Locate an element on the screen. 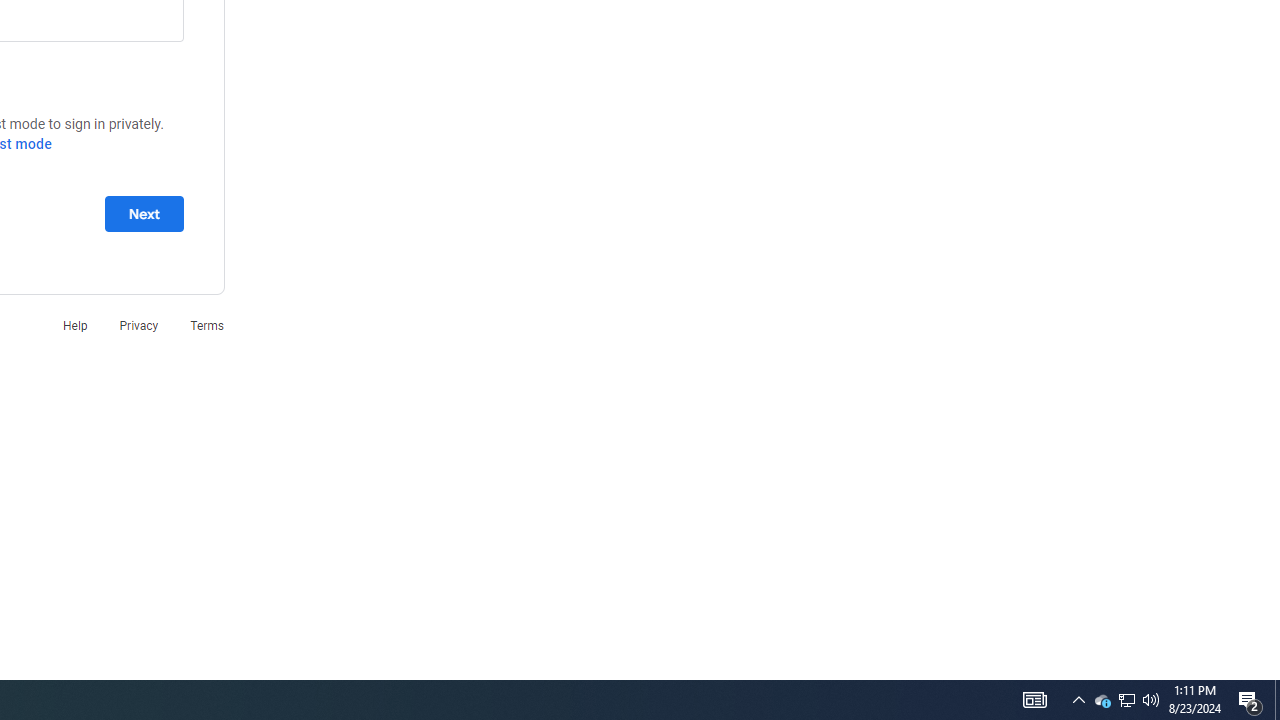 The image size is (1280, 720). 'Terms' is located at coordinates (207, 324).